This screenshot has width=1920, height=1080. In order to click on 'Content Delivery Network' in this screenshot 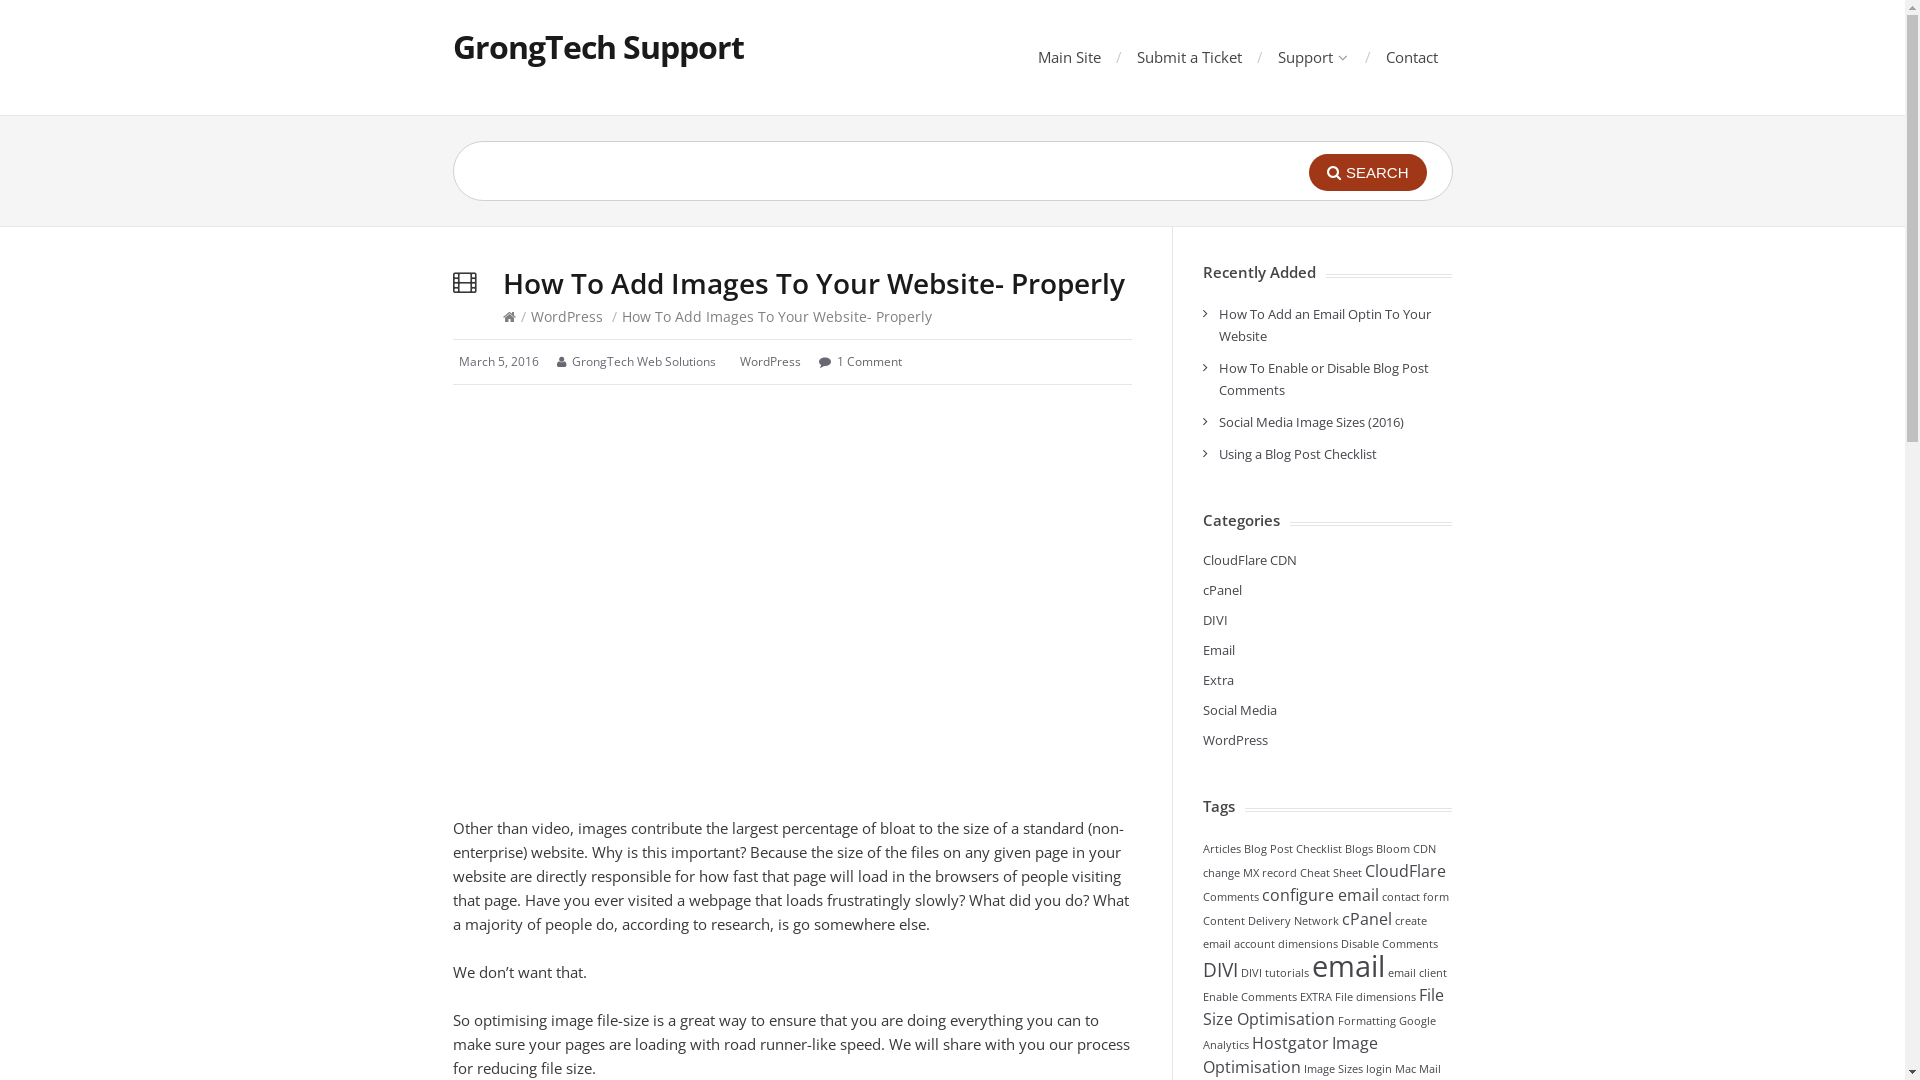, I will do `click(1269, 921)`.